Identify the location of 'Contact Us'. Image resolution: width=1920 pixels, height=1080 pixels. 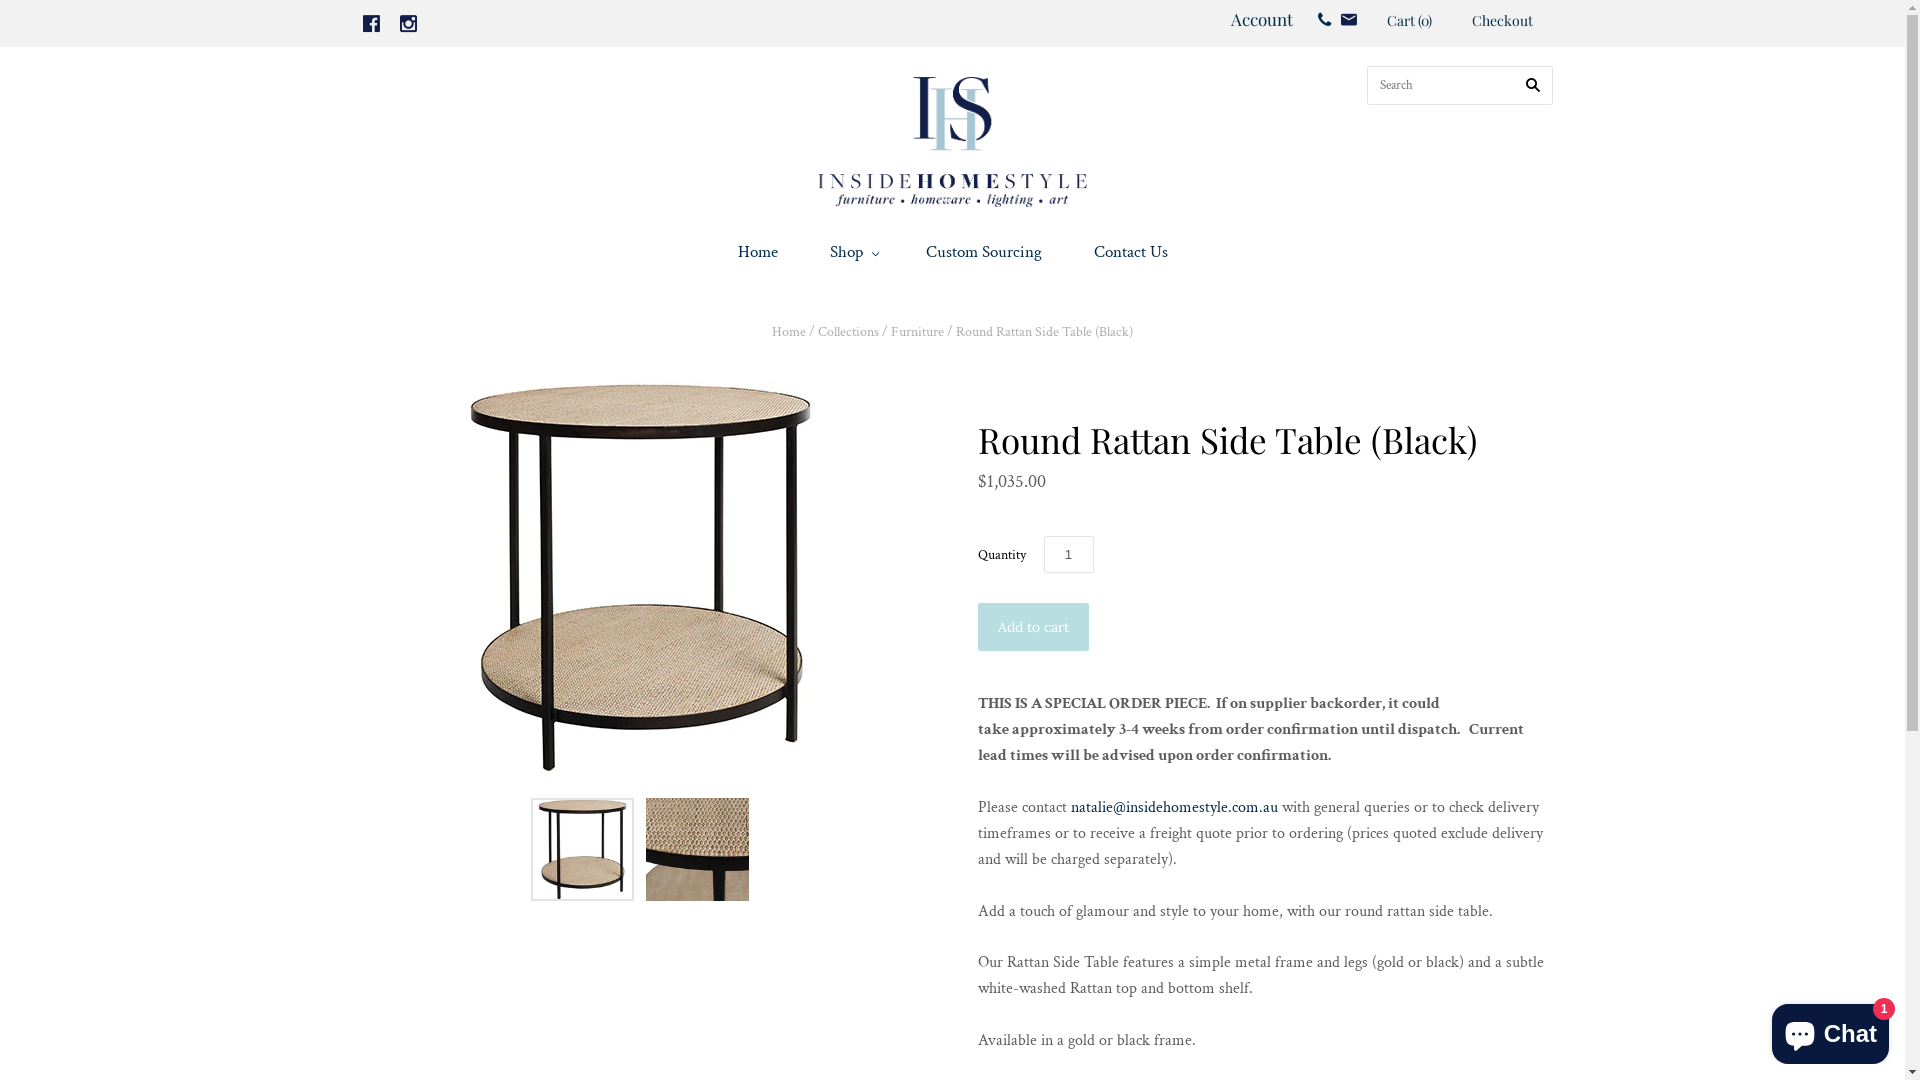
(1131, 251).